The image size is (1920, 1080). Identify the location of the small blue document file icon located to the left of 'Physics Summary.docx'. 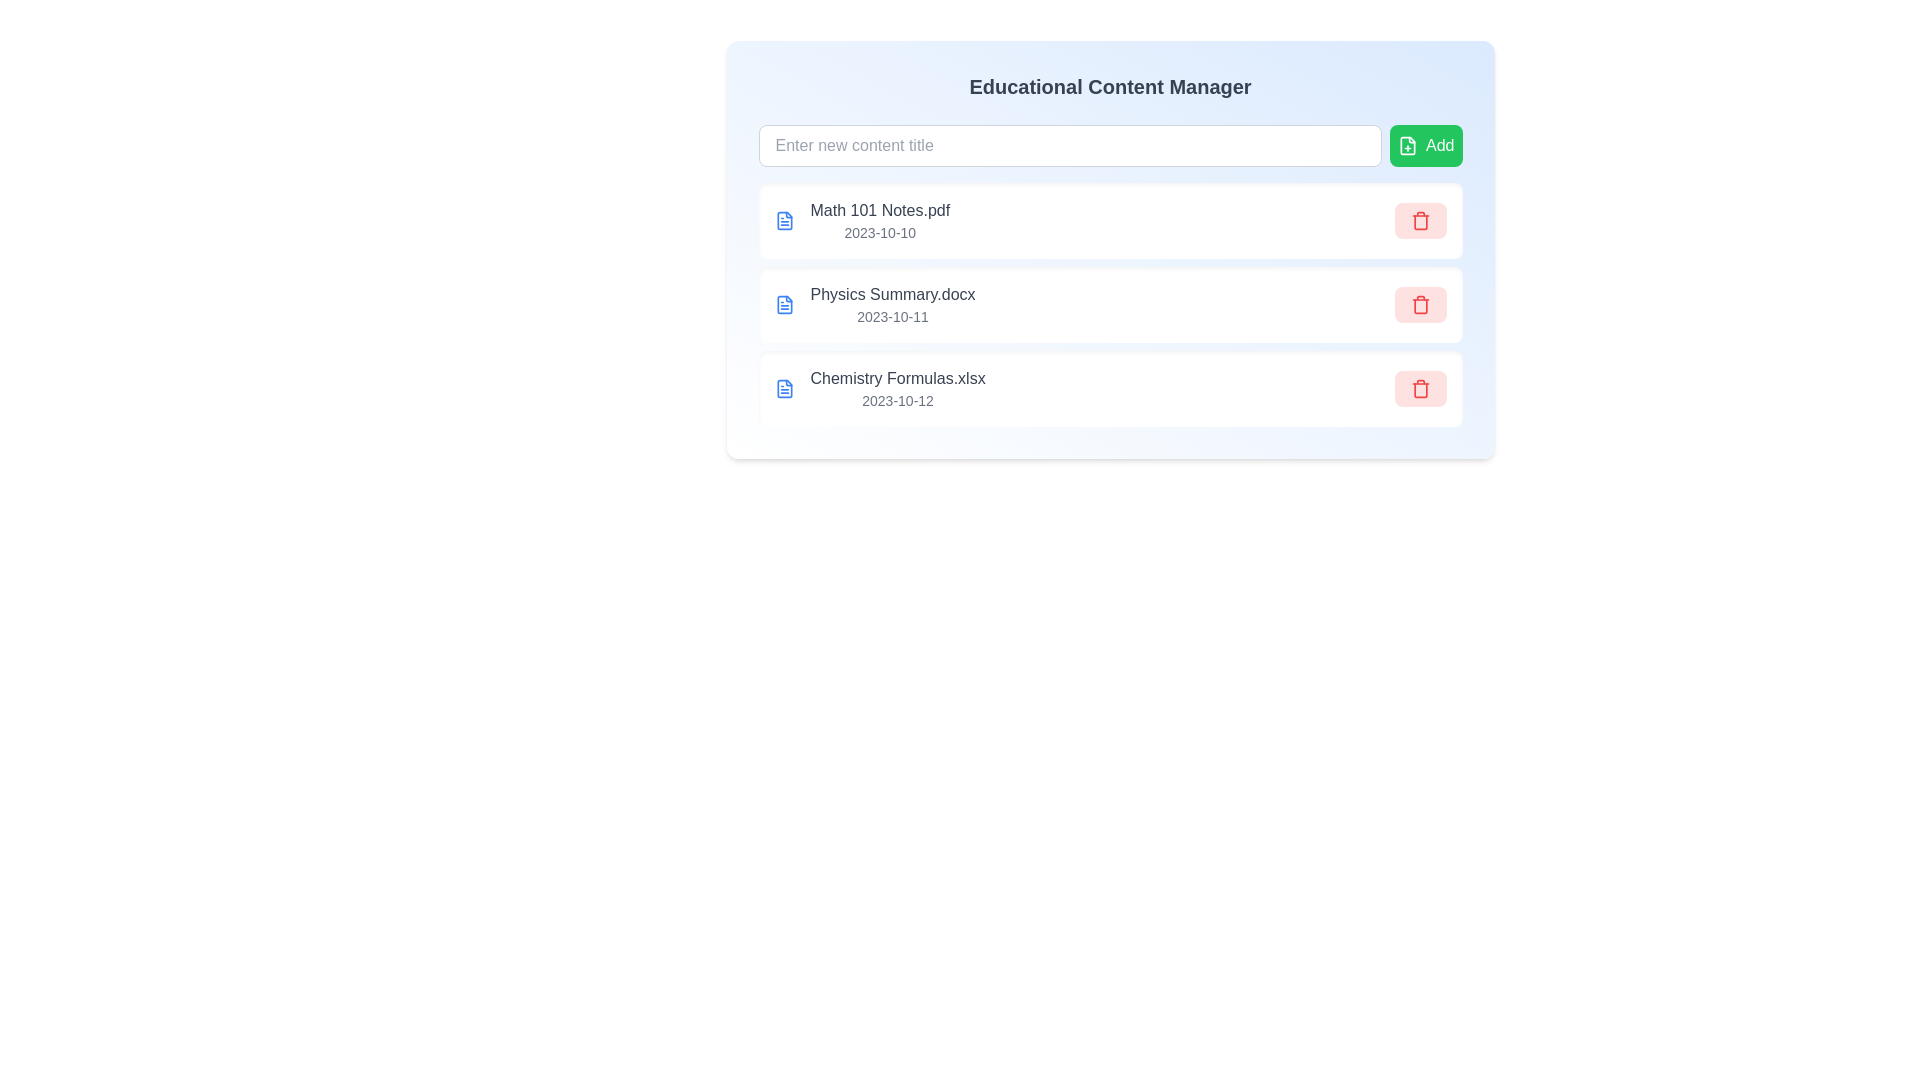
(783, 304).